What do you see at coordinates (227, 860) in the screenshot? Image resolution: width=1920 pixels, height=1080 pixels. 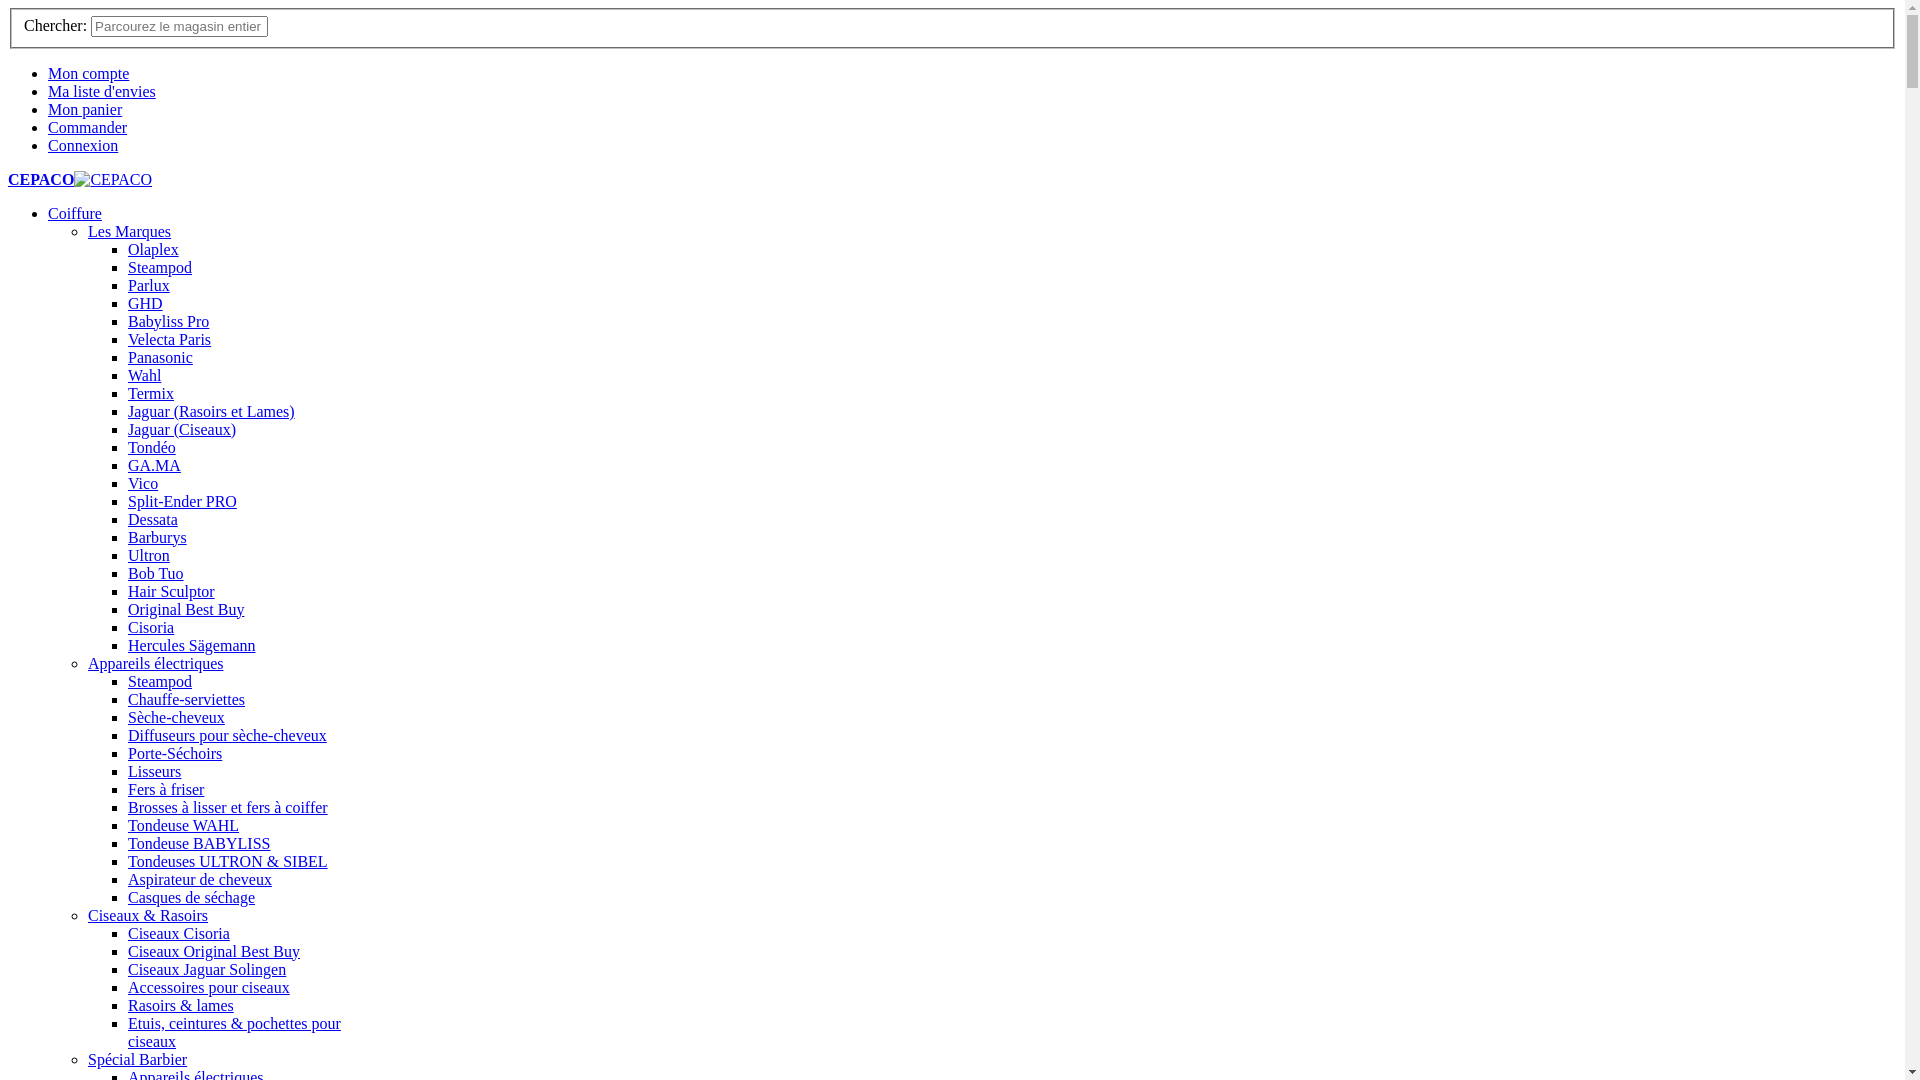 I see `'Tondeuses ULTRON & SIBEL'` at bounding box center [227, 860].